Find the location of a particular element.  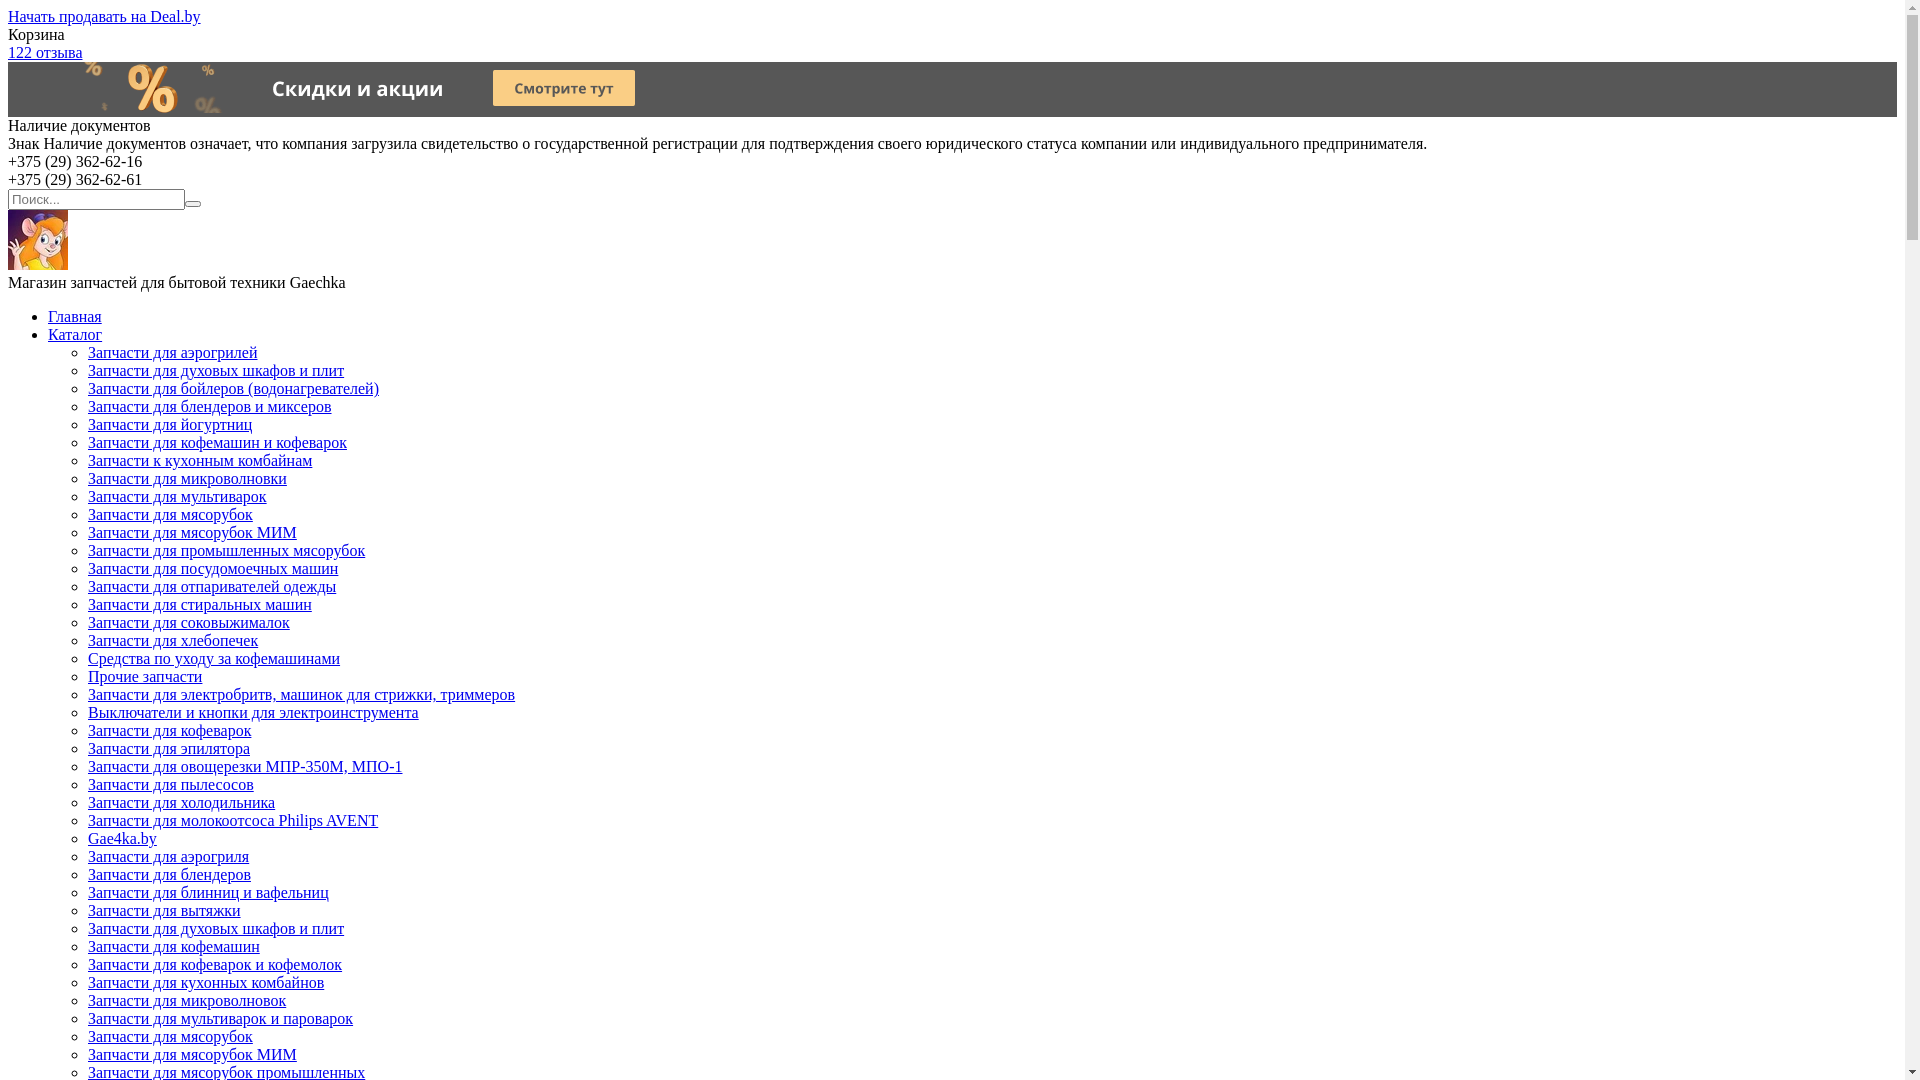

'Gae4ka.by' is located at coordinates (121, 838).